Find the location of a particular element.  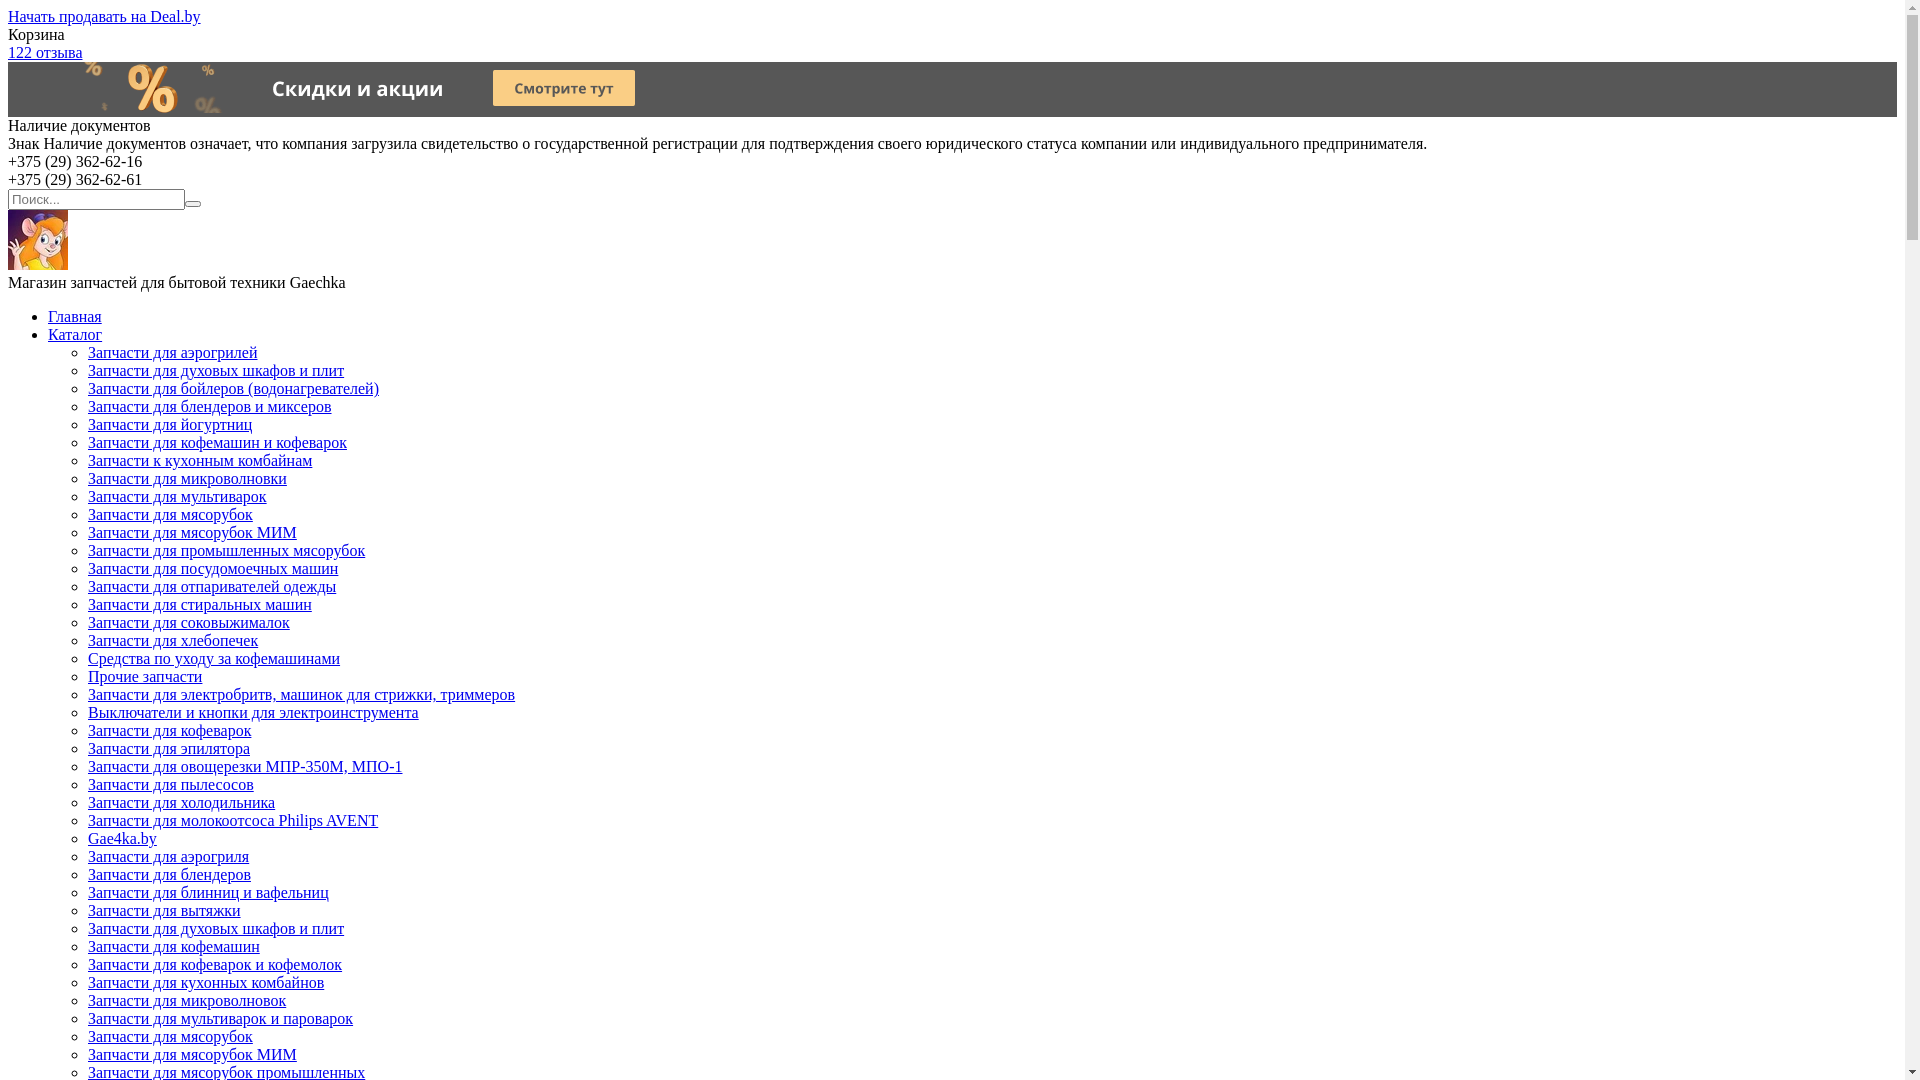

'Gae4ka.by' is located at coordinates (121, 838).